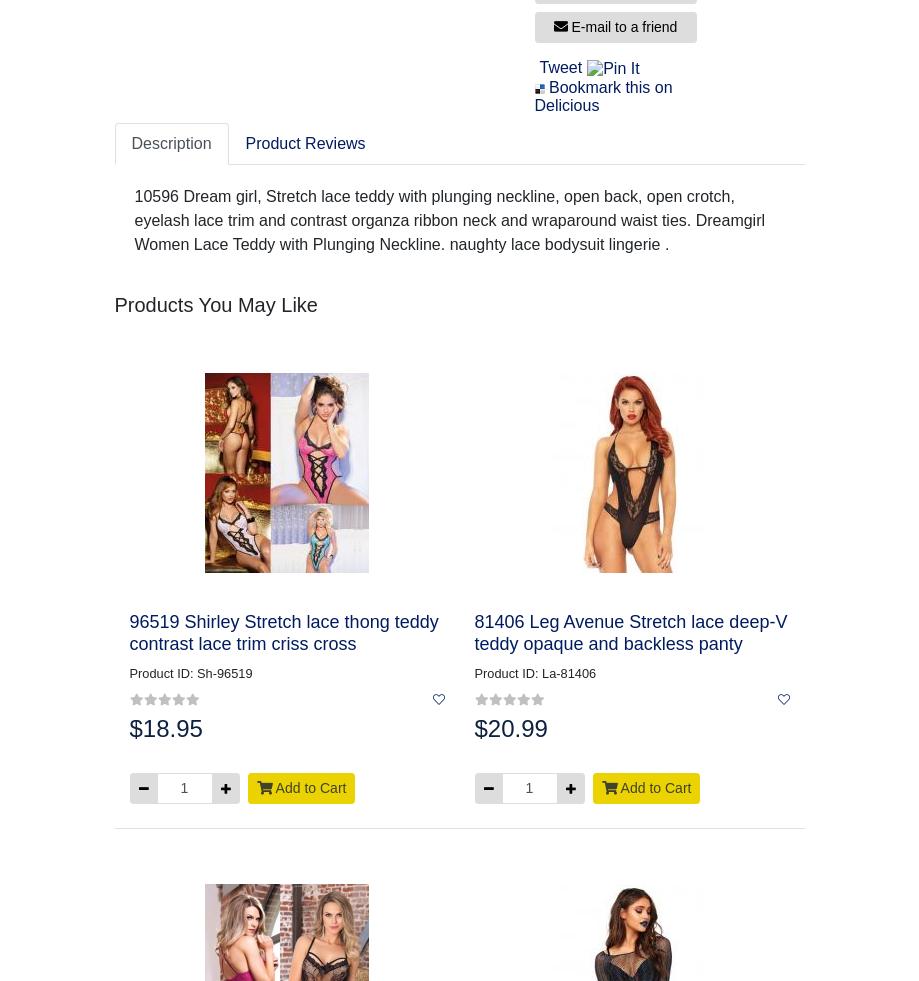  What do you see at coordinates (282, 632) in the screenshot?
I see `'96519 Shirley Stretch lace thong teddy contrast lace trim criss cross'` at bounding box center [282, 632].